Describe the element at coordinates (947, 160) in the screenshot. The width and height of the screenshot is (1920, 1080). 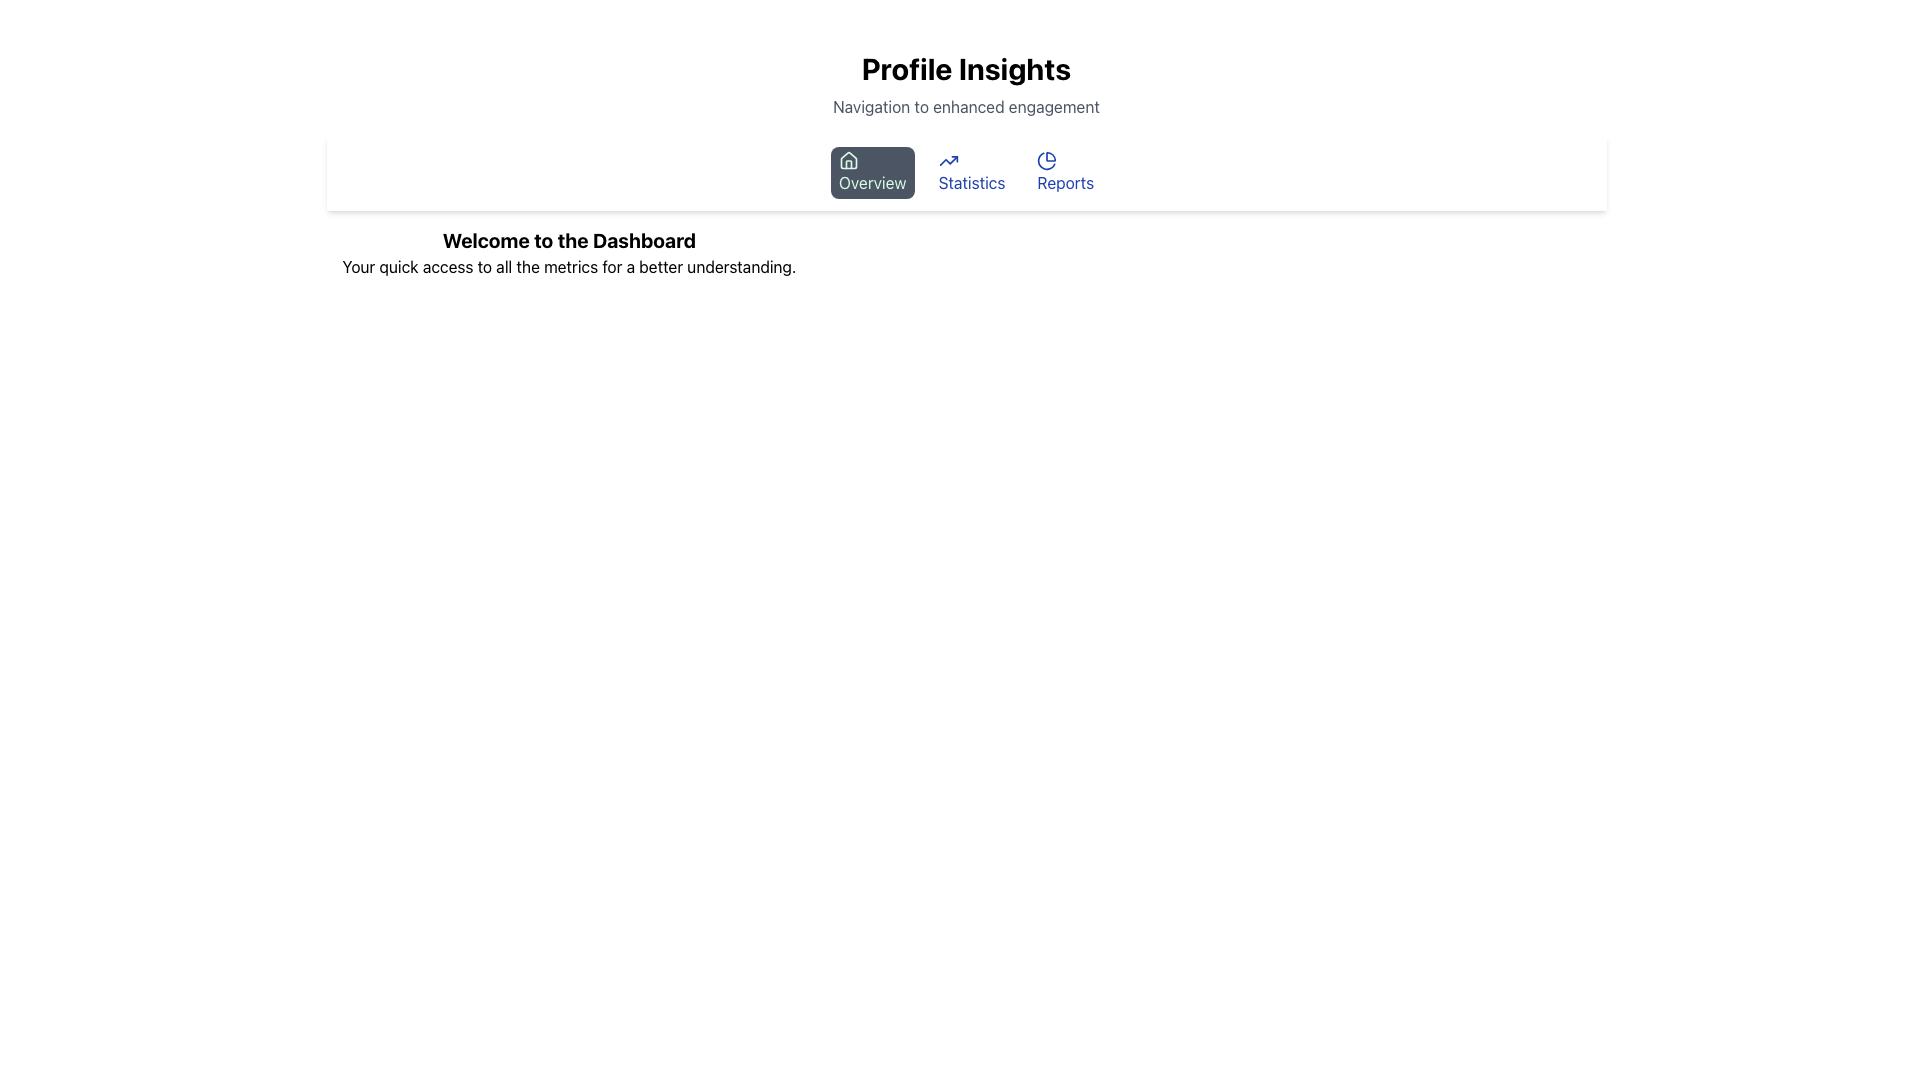
I see `the decorative element representing a trending-up concept, located on the right-hand side of the SVG icon within the navigation bar` at that location.